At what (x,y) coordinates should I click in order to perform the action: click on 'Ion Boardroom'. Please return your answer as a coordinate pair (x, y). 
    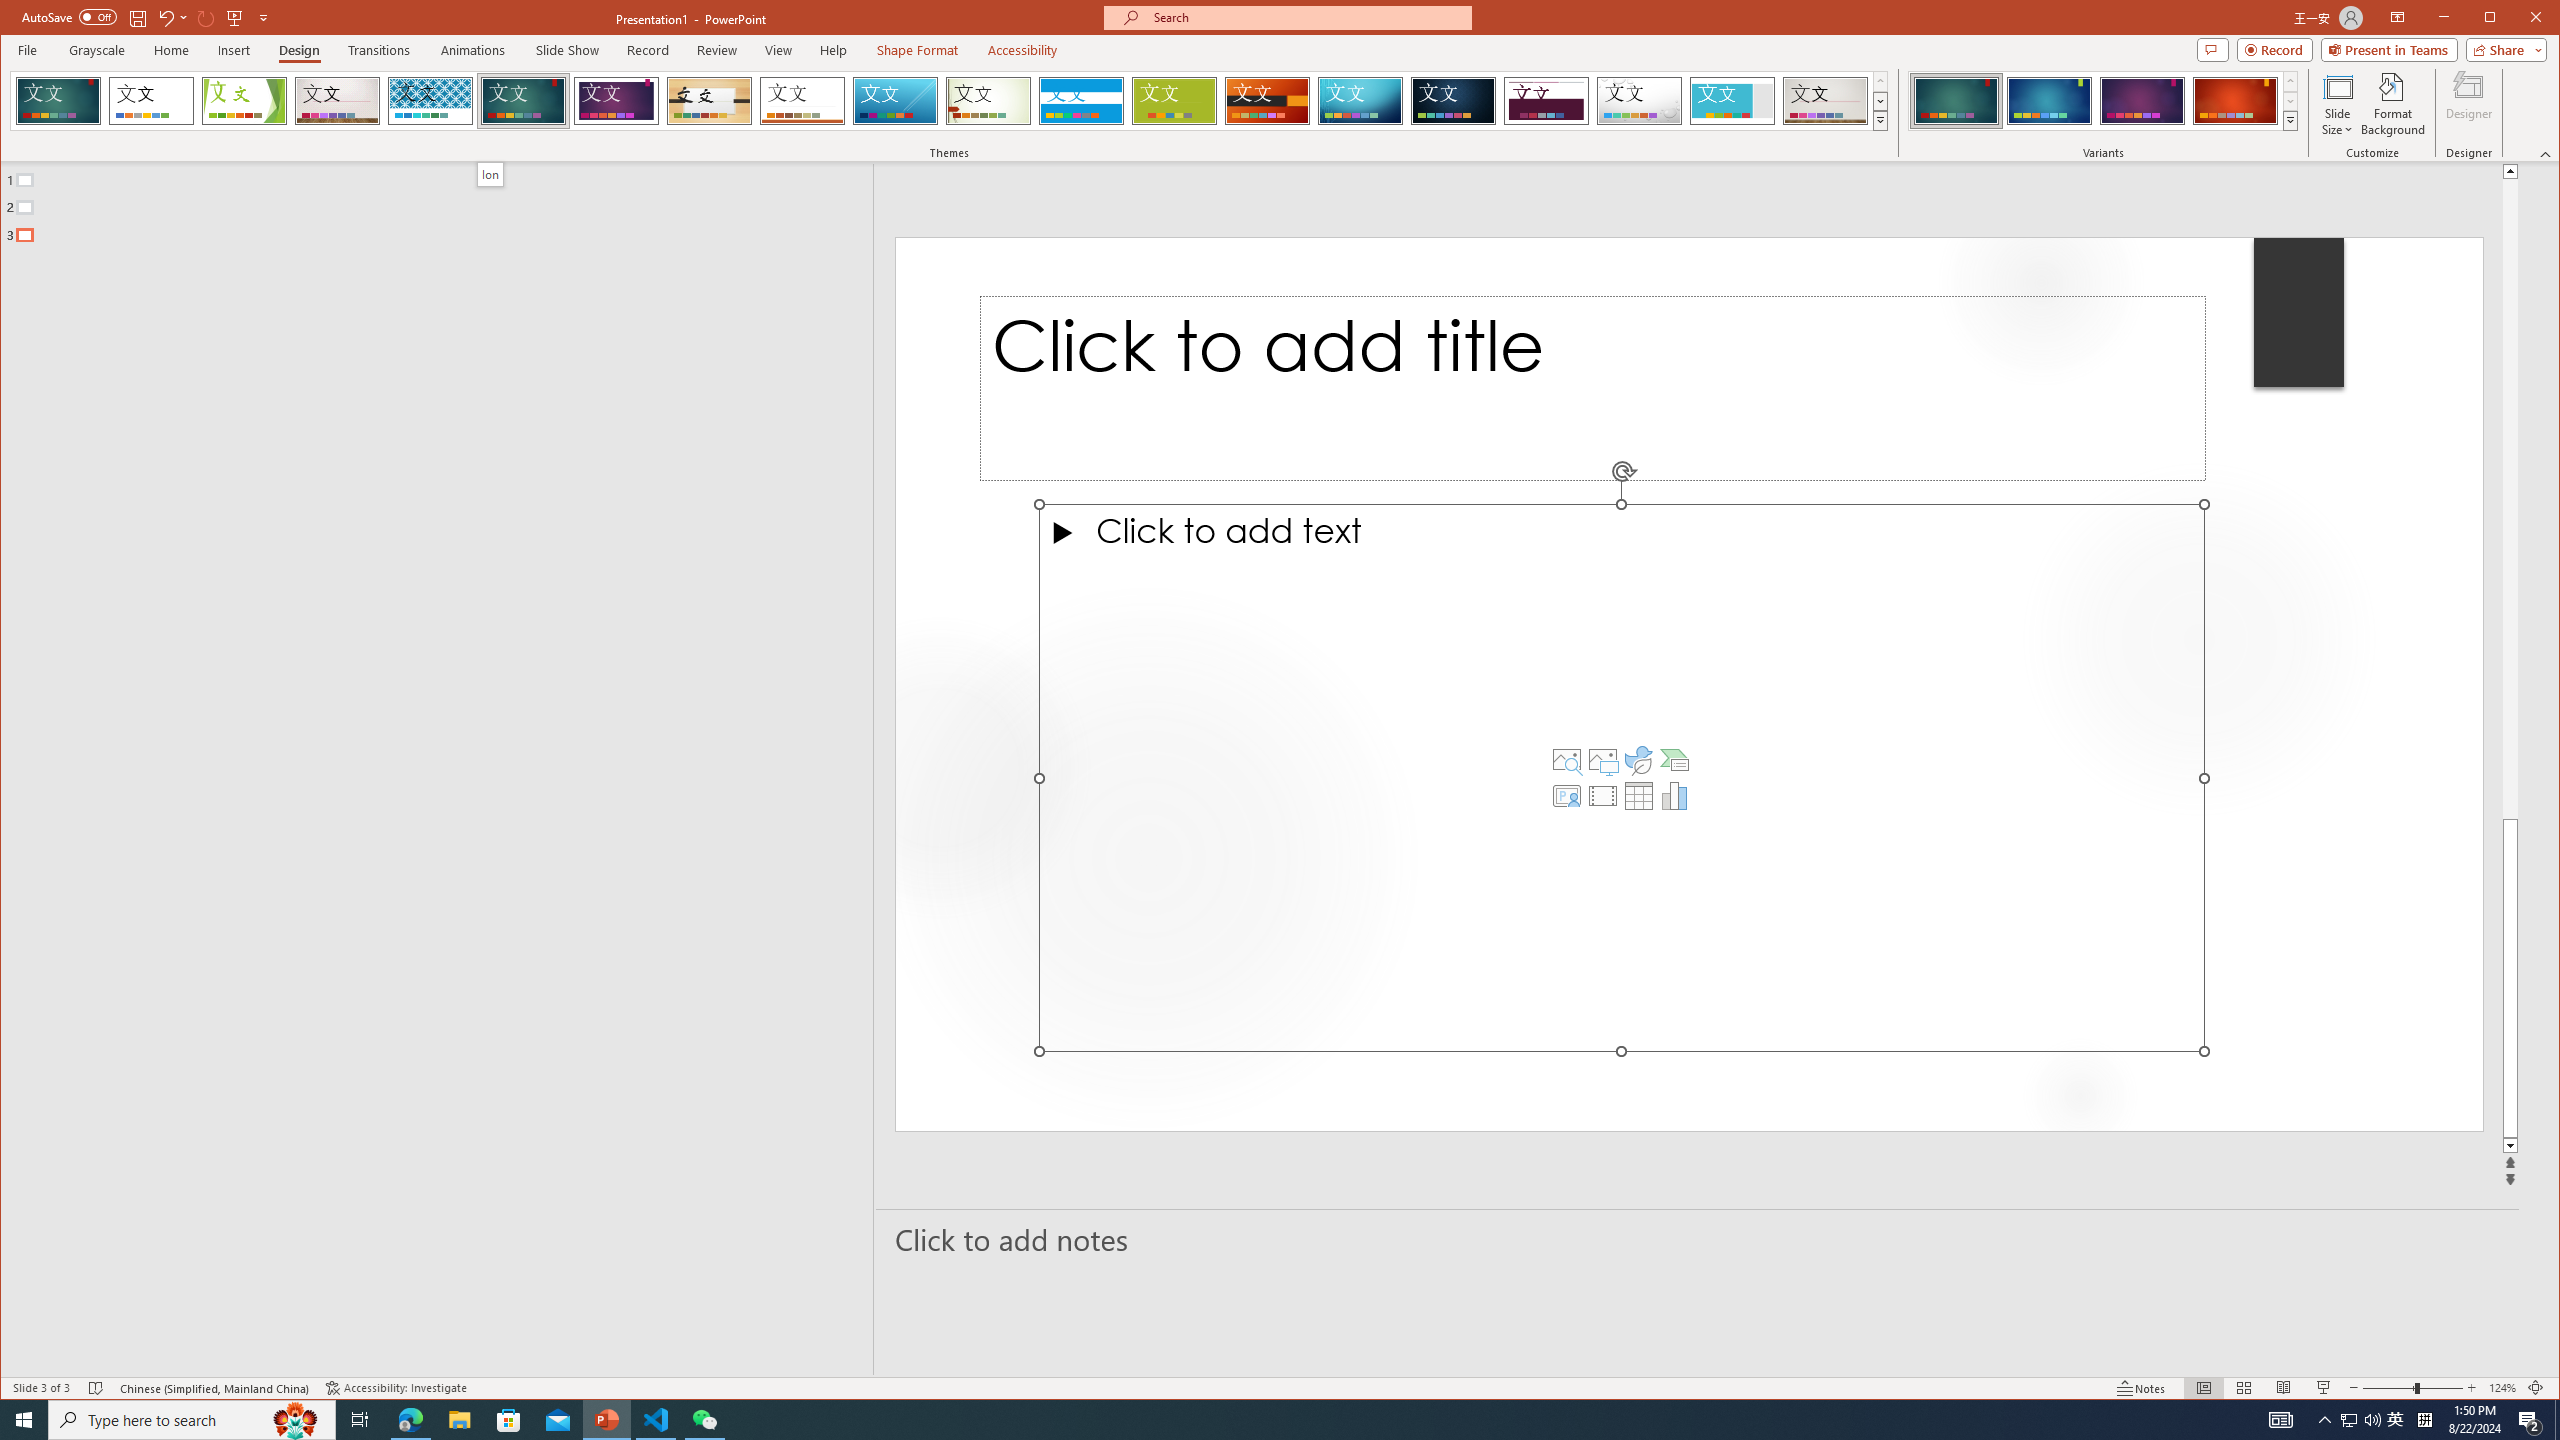
    Looking at the image, I should click on (615, 100).